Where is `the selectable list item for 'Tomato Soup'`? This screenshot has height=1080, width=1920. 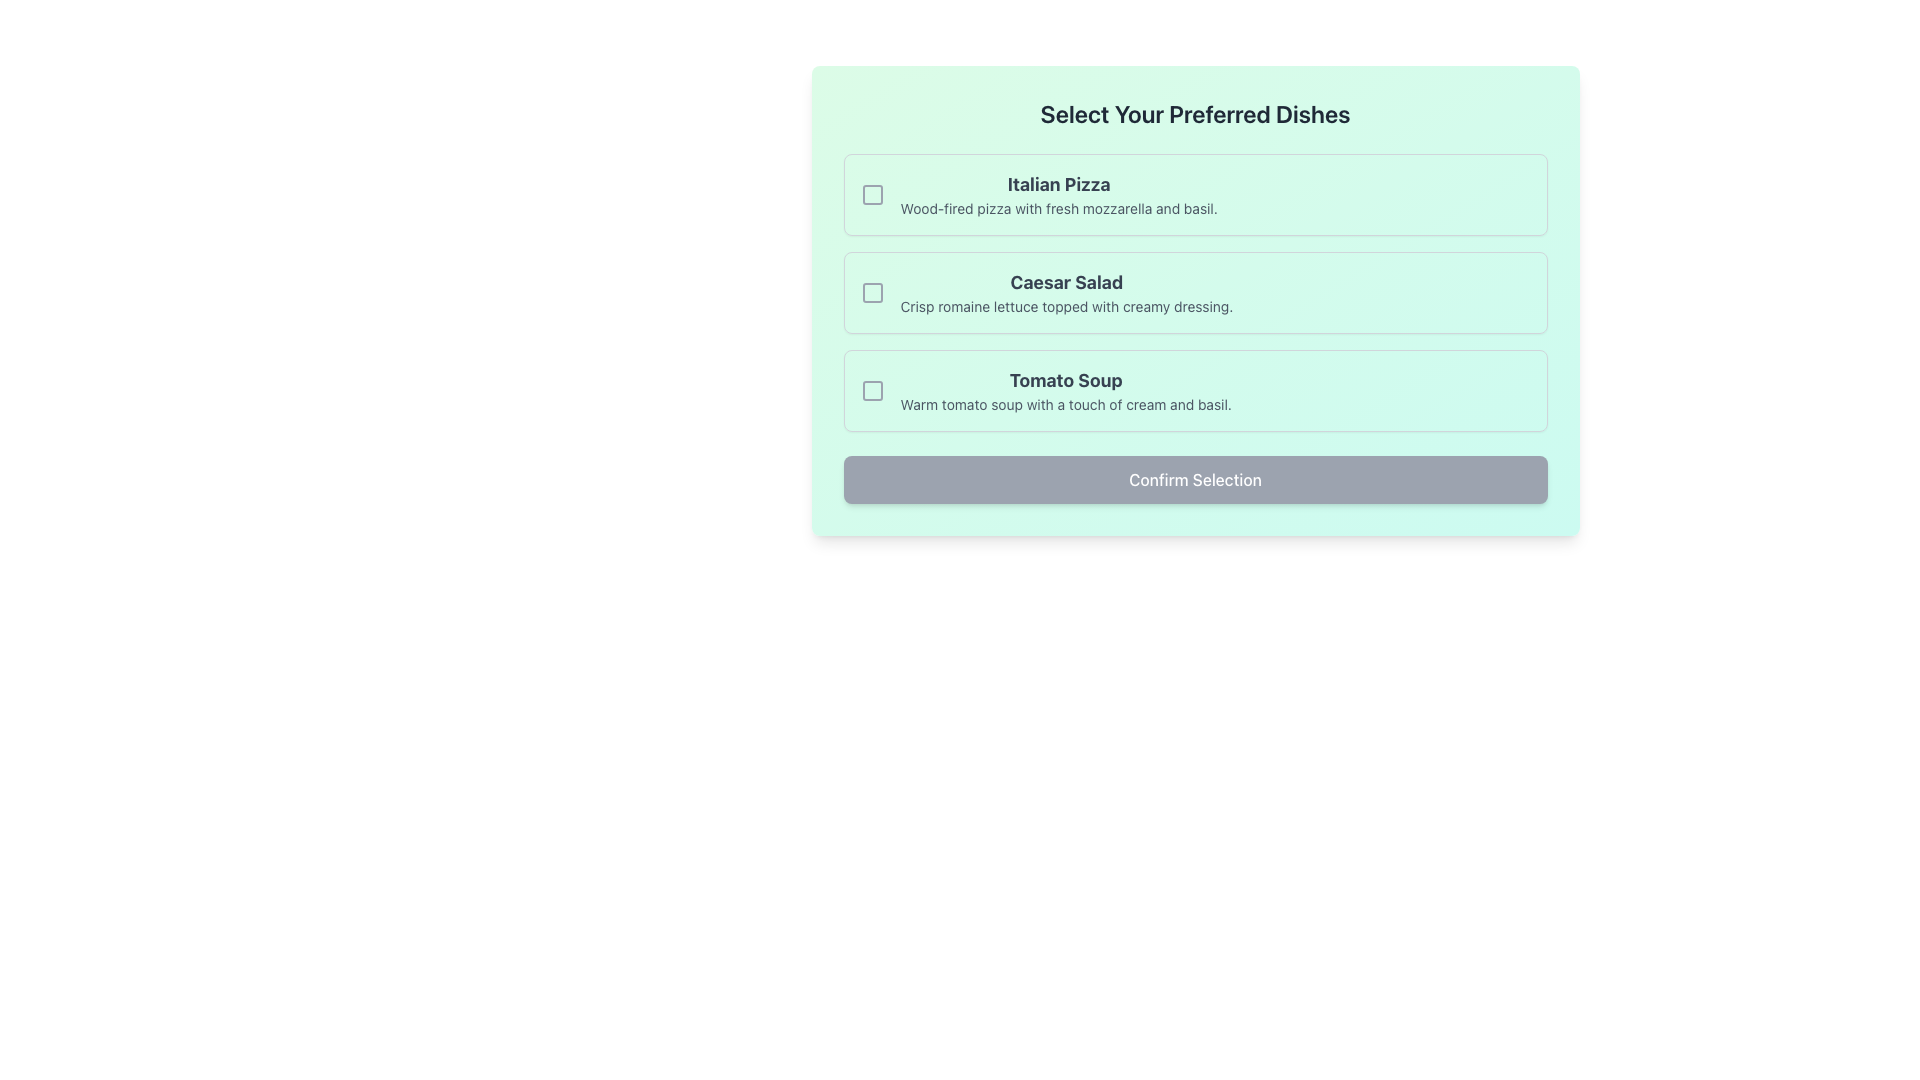 the selectable list item for 'Tomato Soup' is located at coordinates (1195, 390).